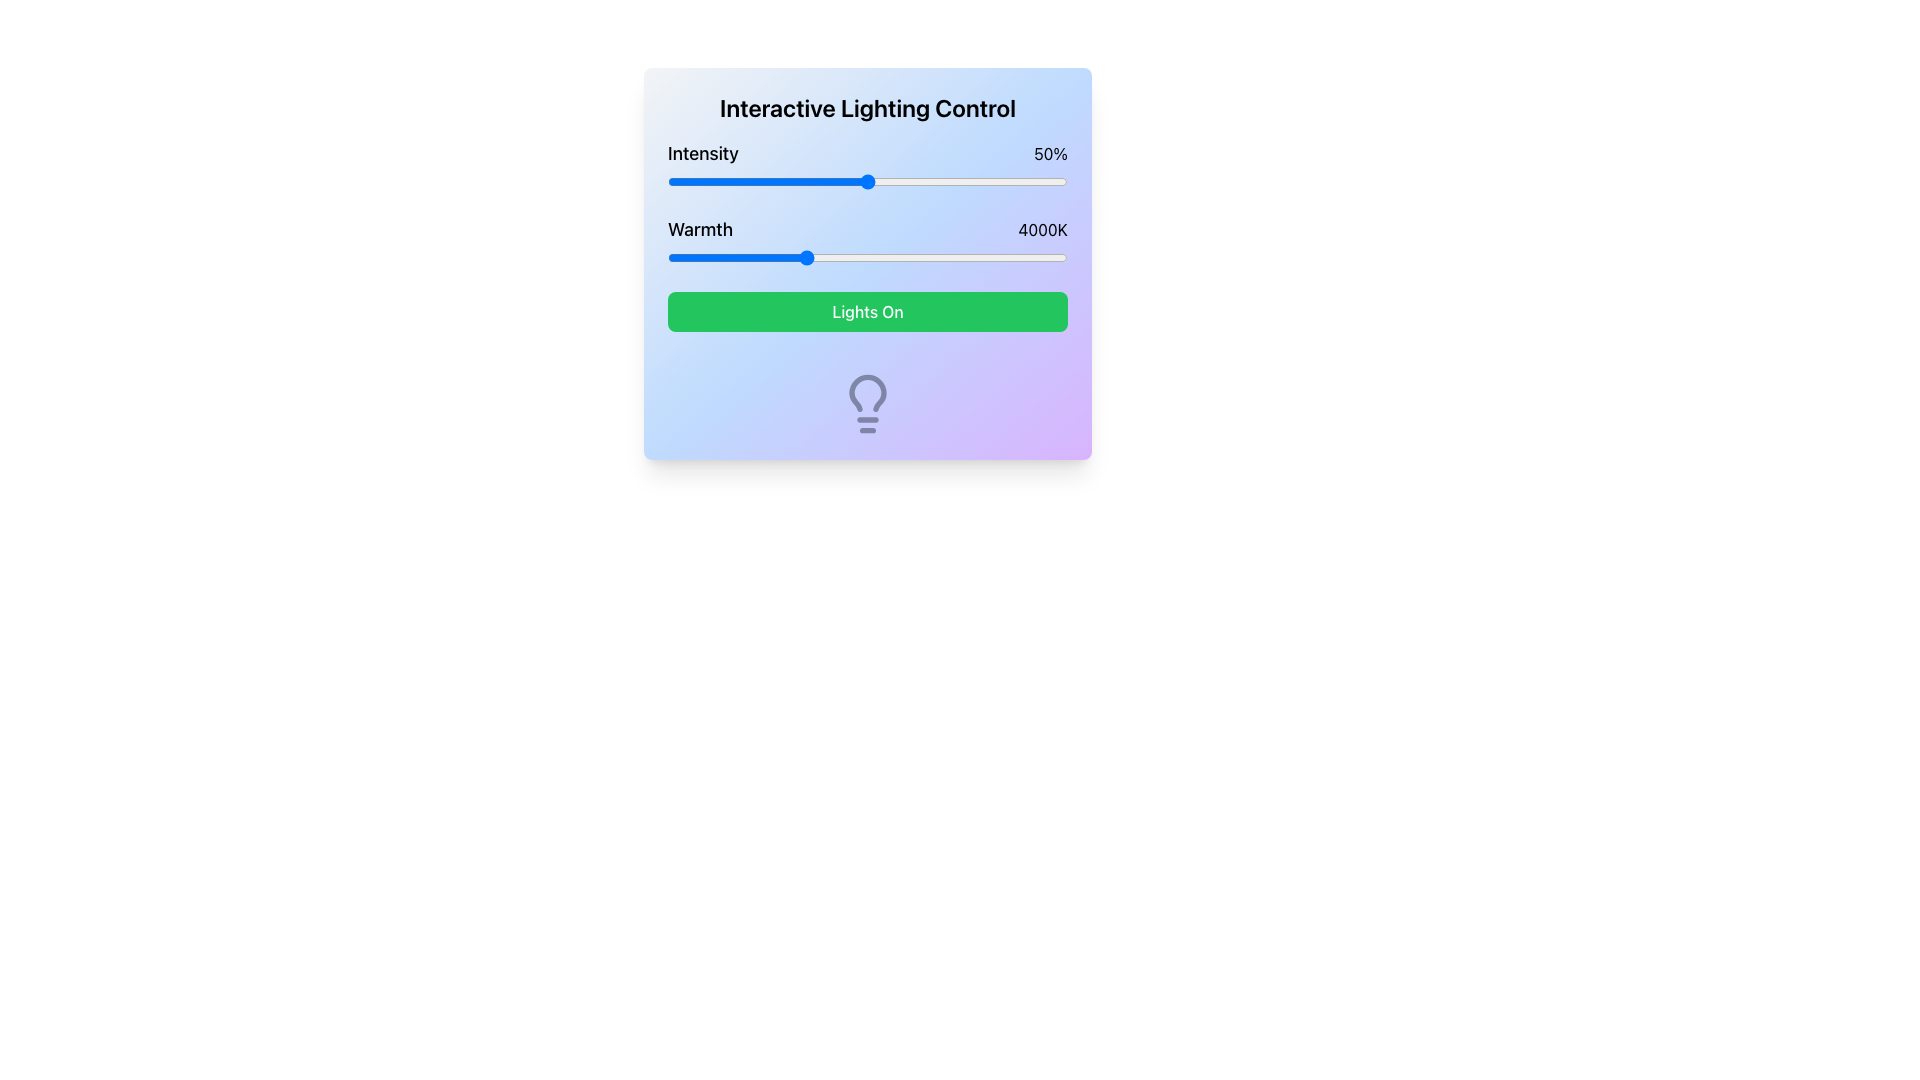 Image resolution: width=1920 pixels, height=1080 pixels. Describe the element at coordinates (1042, 229) in the screenshot. I see `numerical value displayed in the label that indicates the current color temperature setting in kelvins, positioned to the right of the 'Warmth' label` at that location.